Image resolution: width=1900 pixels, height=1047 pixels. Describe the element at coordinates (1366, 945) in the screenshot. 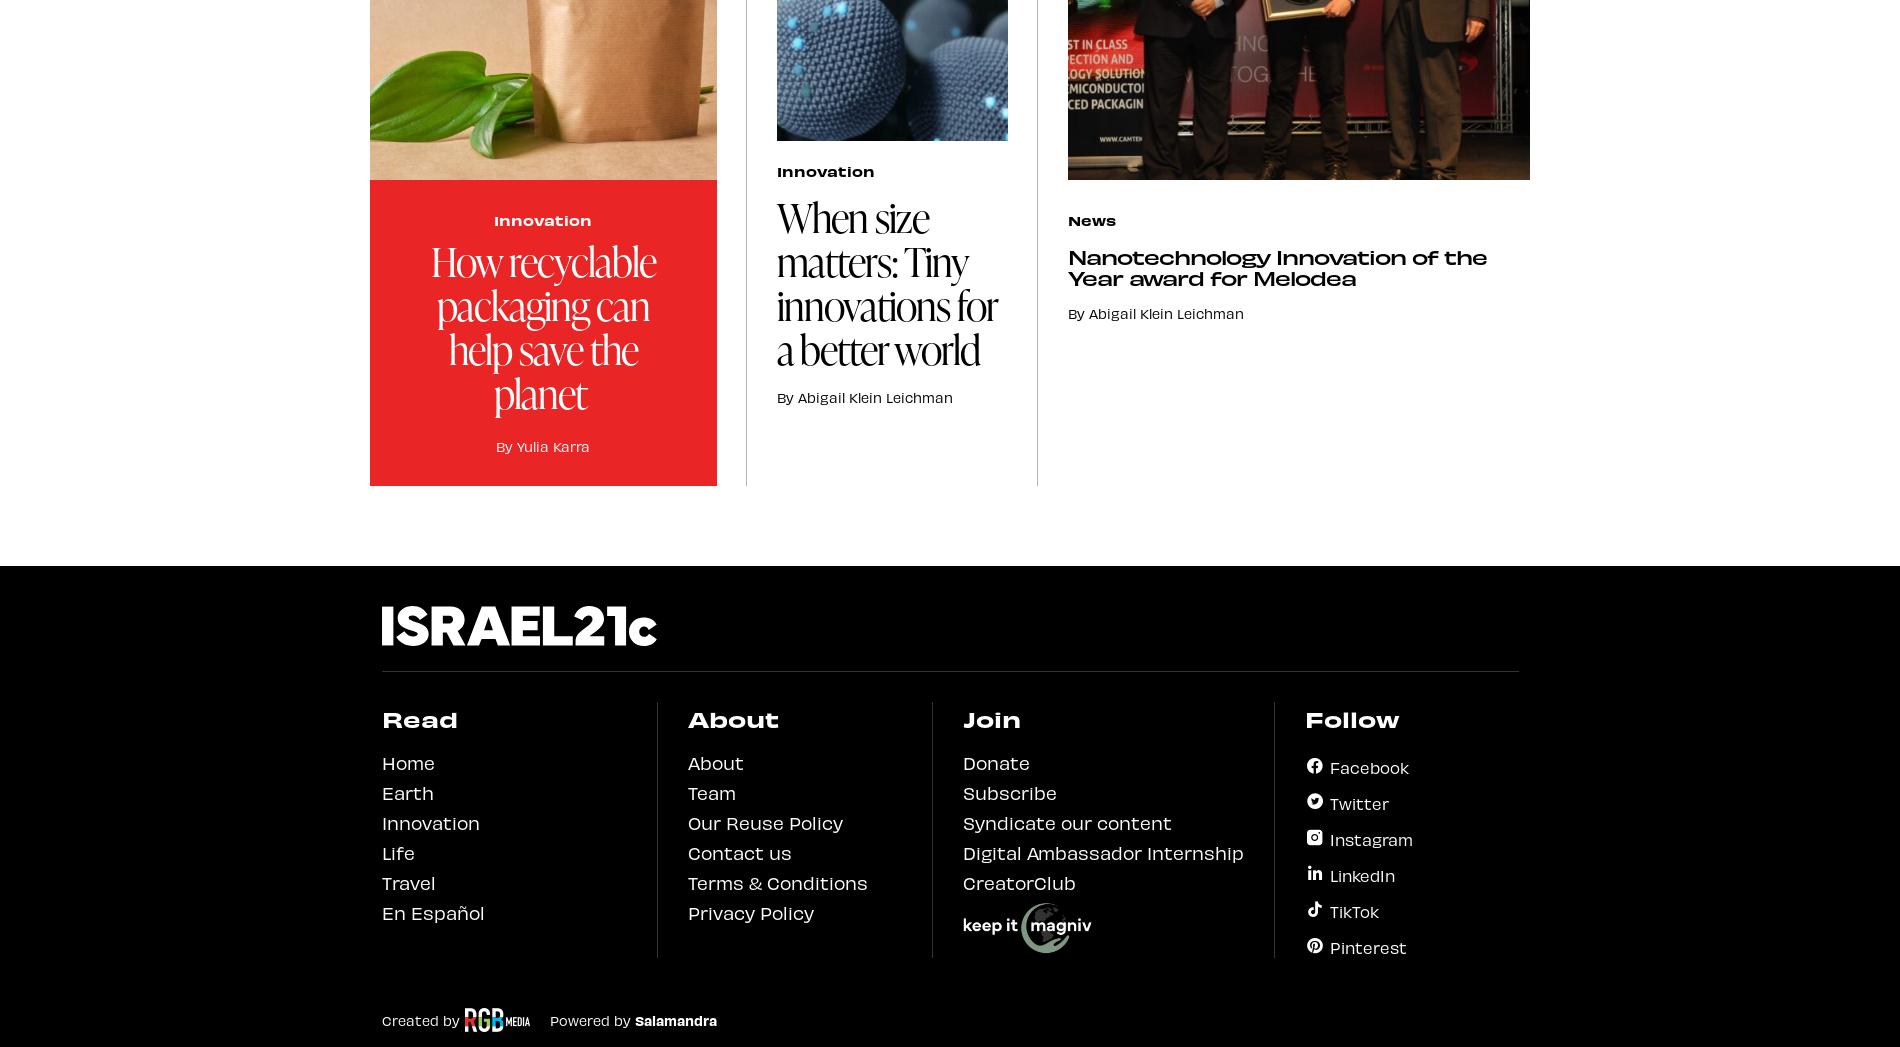

I see `'Pinterest'` at that location.